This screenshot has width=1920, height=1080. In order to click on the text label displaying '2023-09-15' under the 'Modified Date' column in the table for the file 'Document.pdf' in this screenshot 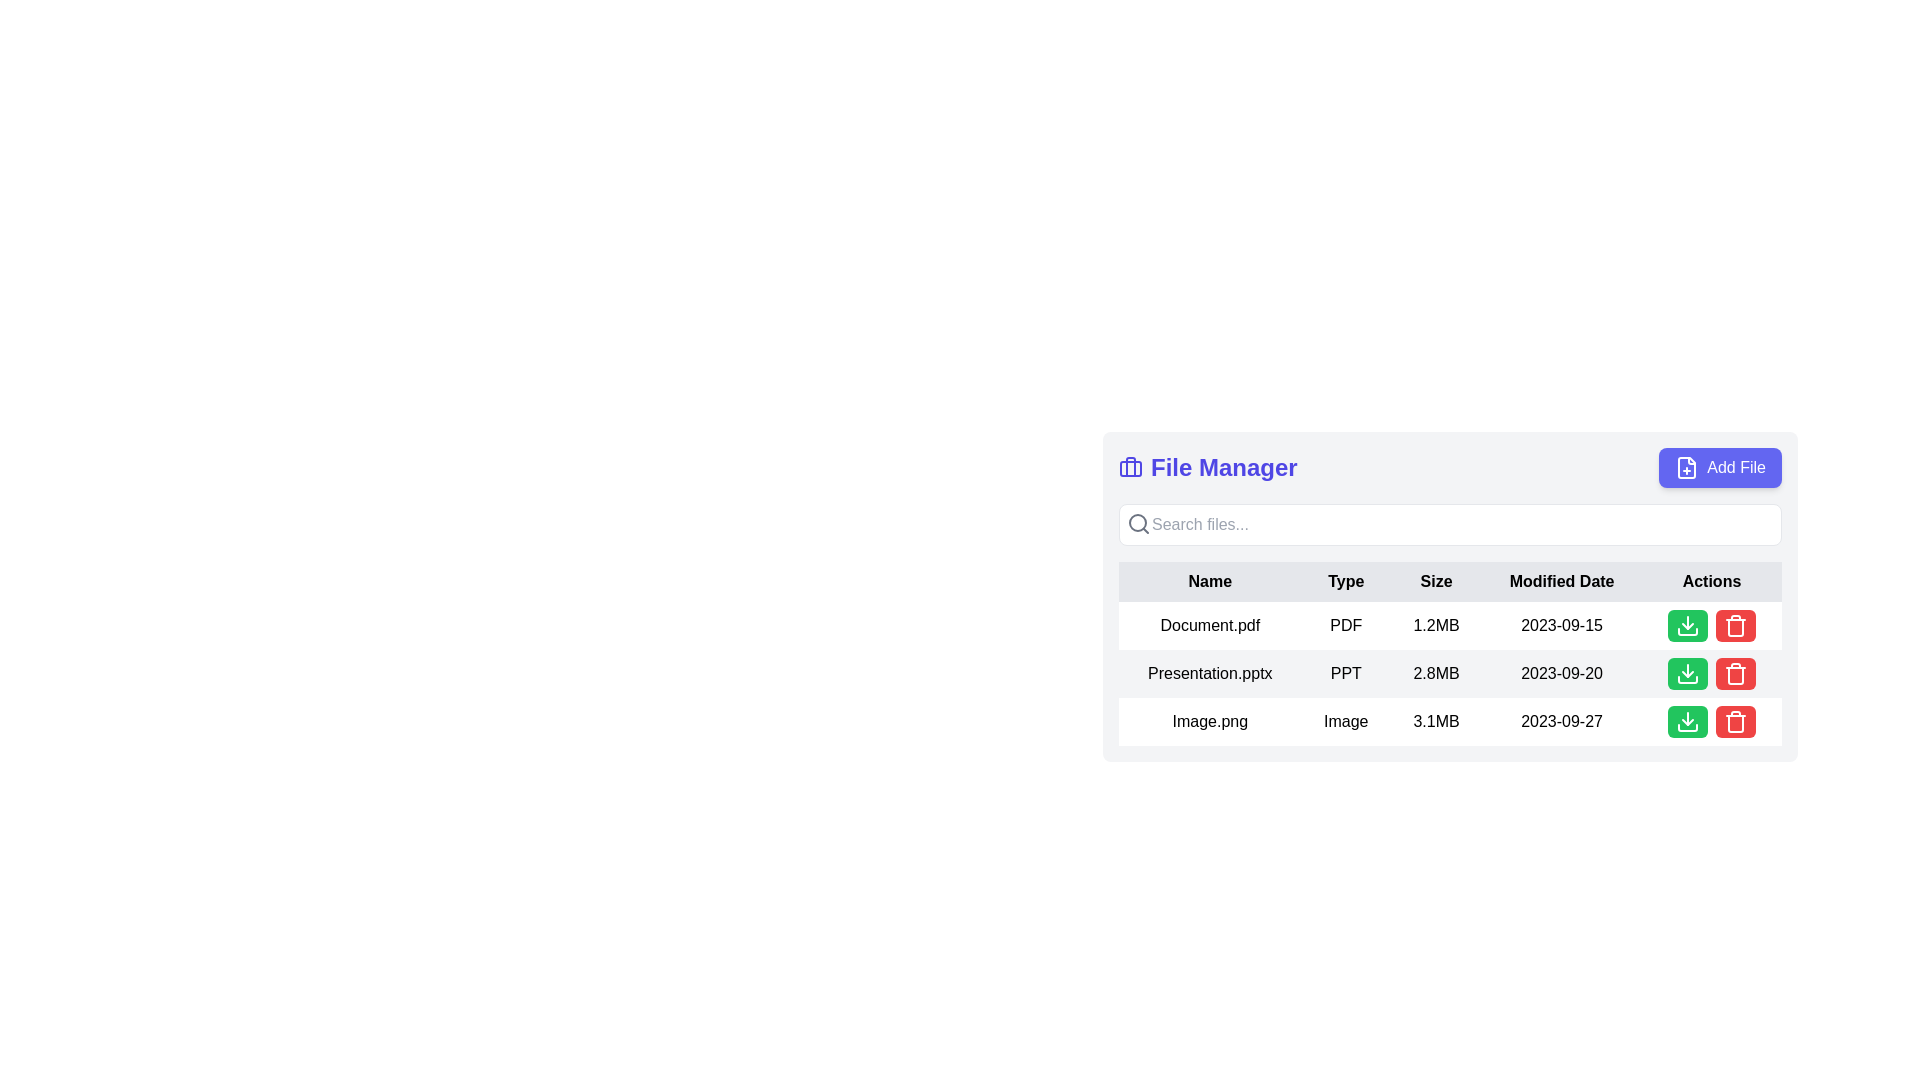, I will do `click(1561, 624)`.